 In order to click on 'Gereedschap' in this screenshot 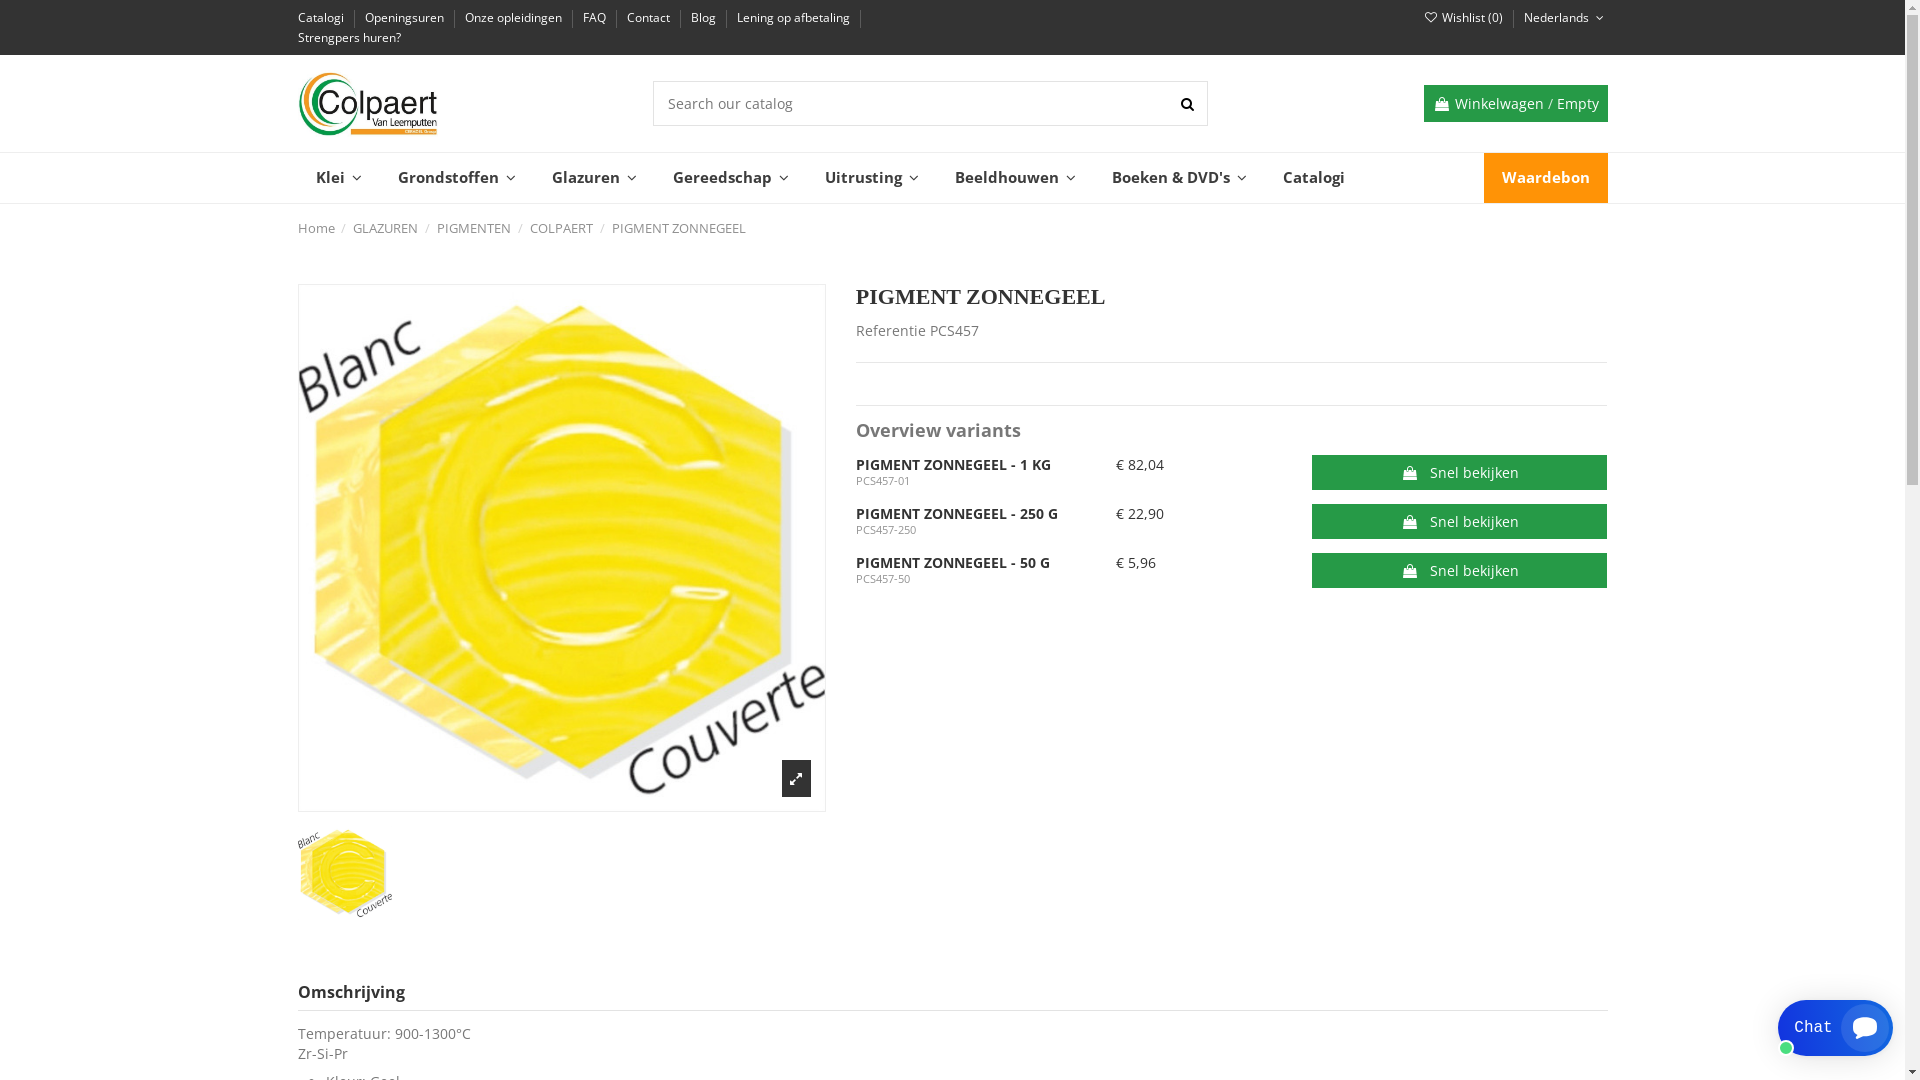, I will do `click(728, 176)`.